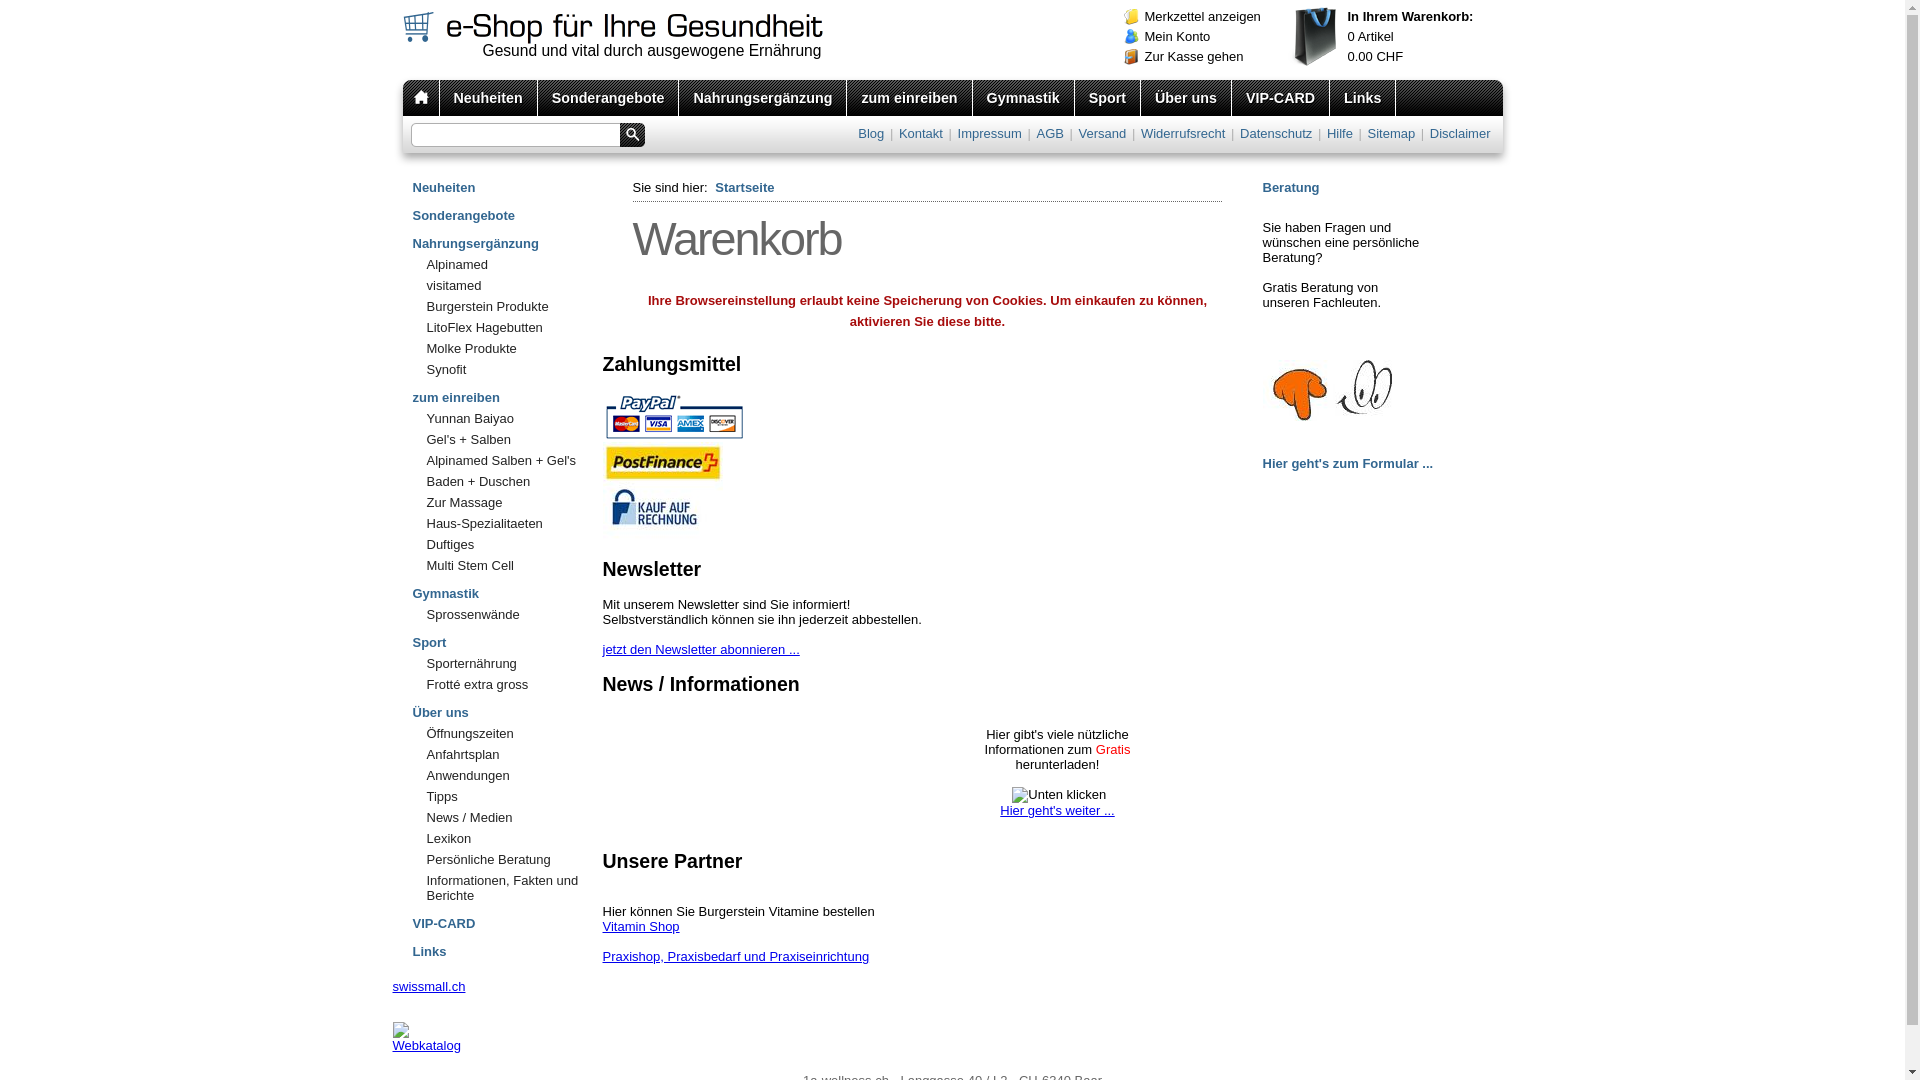 This screenshot has width=1920, height=1080. What do you see at coordinates (507, 460) in the screenshot?
I see `'Alpinamed Salben + Gel's'` at bounding box center [507, 460].